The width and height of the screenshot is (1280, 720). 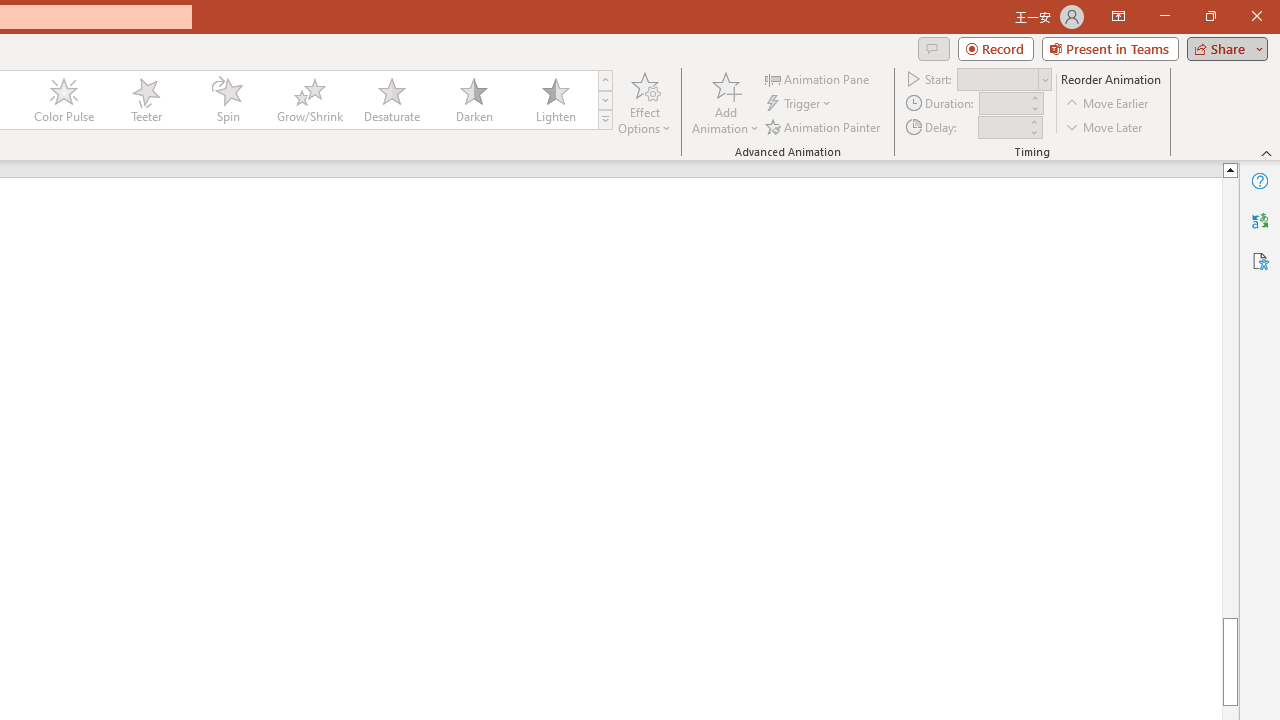 What do you see at coordinates (824, 127) in the screenshot?
I see `'Animation Painter'` at bounding box center [824, 127].